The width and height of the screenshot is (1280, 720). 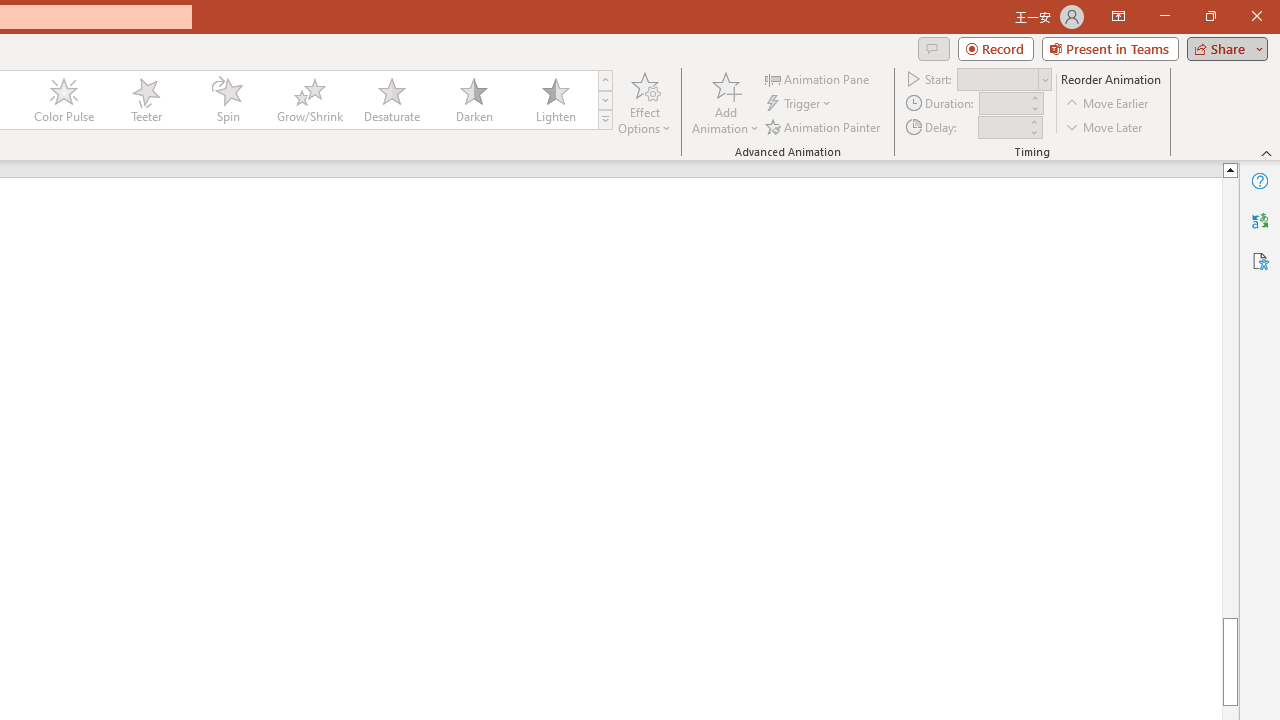 What do you see at coordinates (824, 127) in the screenshot?
I see `'Animation Painter'` at bounding box center [824, 127].